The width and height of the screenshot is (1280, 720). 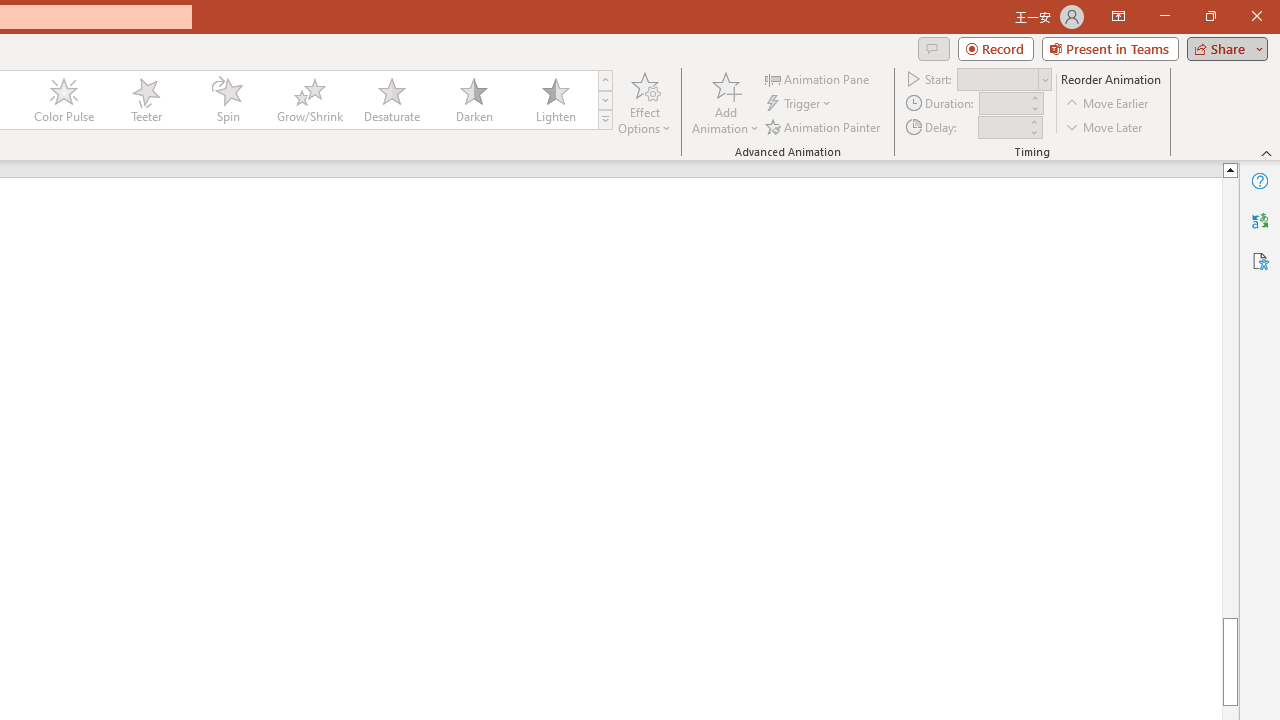 What do you see at coordinates (824, 127) in the screenshot?
I see `'Animation Painter'` at bounding box center [824, 127].